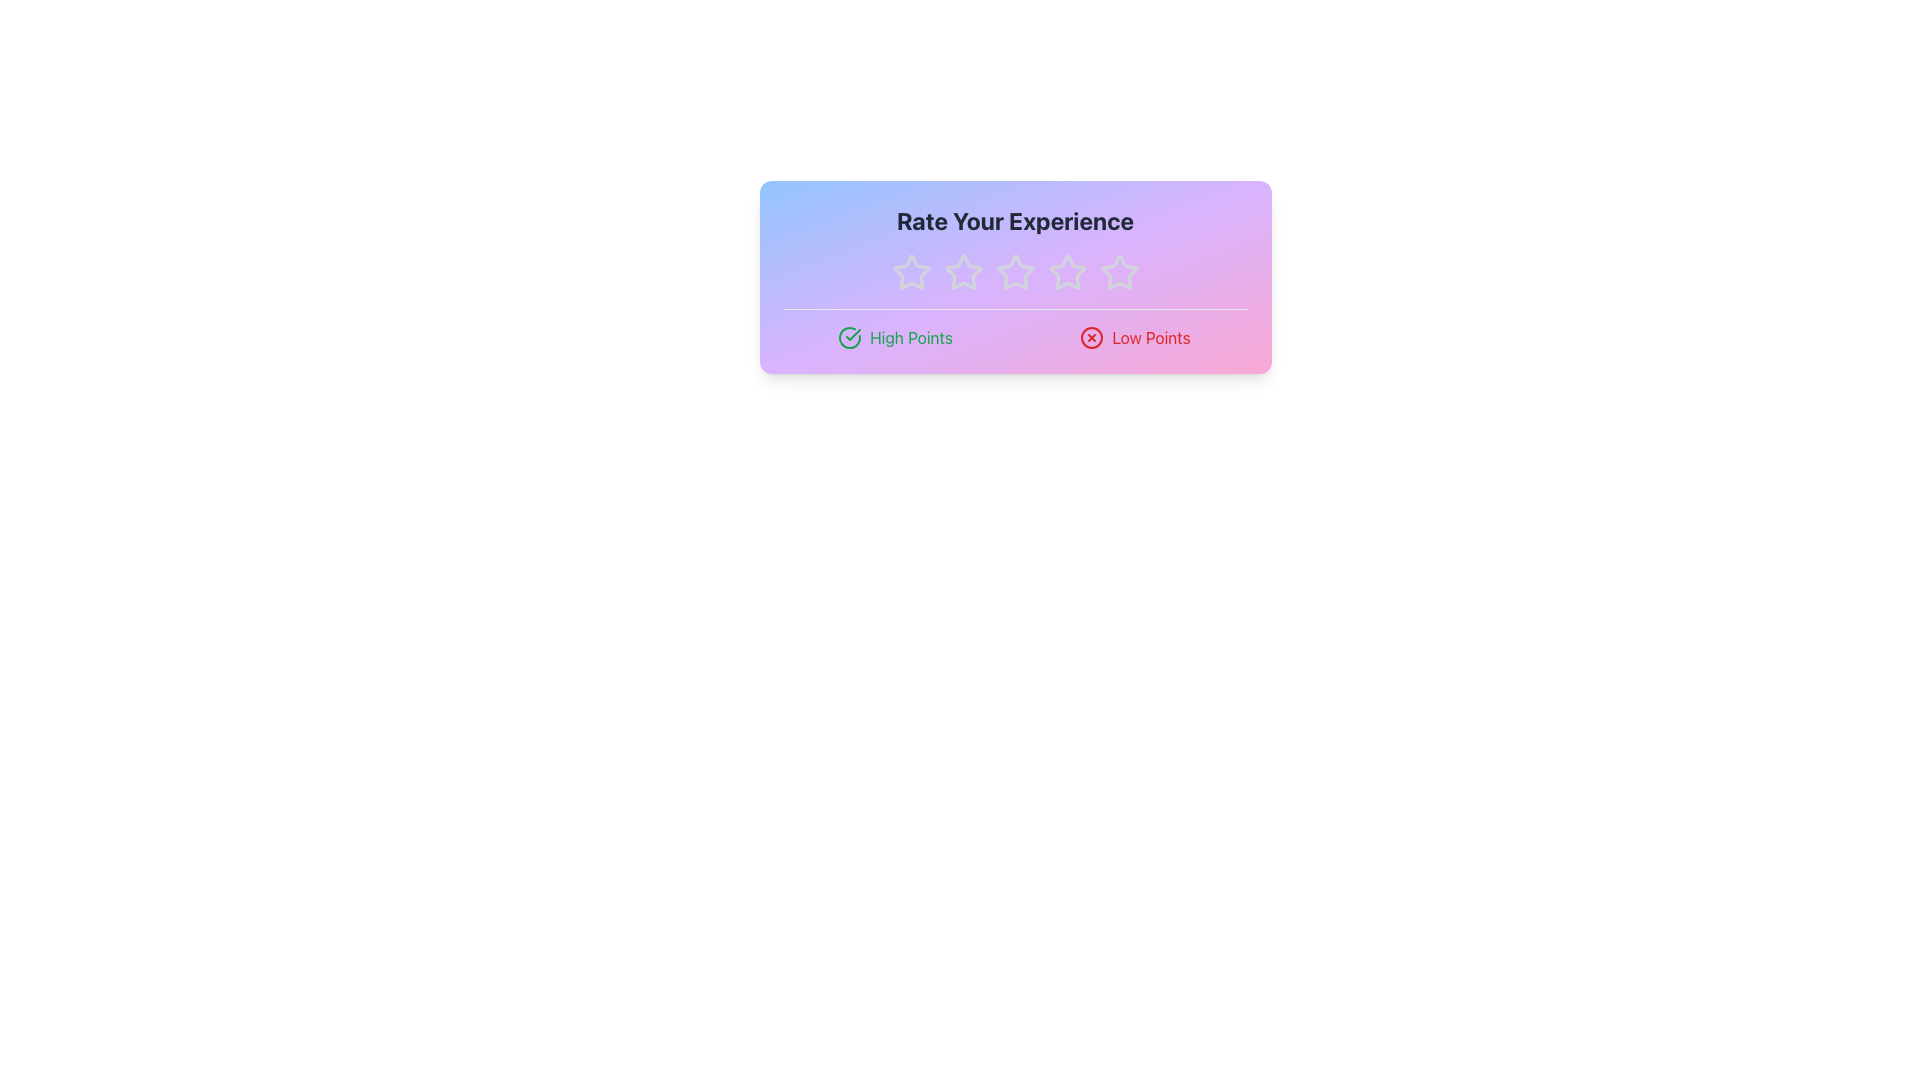  I want to click on the fourth star icon in the rating widget, located directly below the 'Rate Your Experience' label, so click(1066, 273).